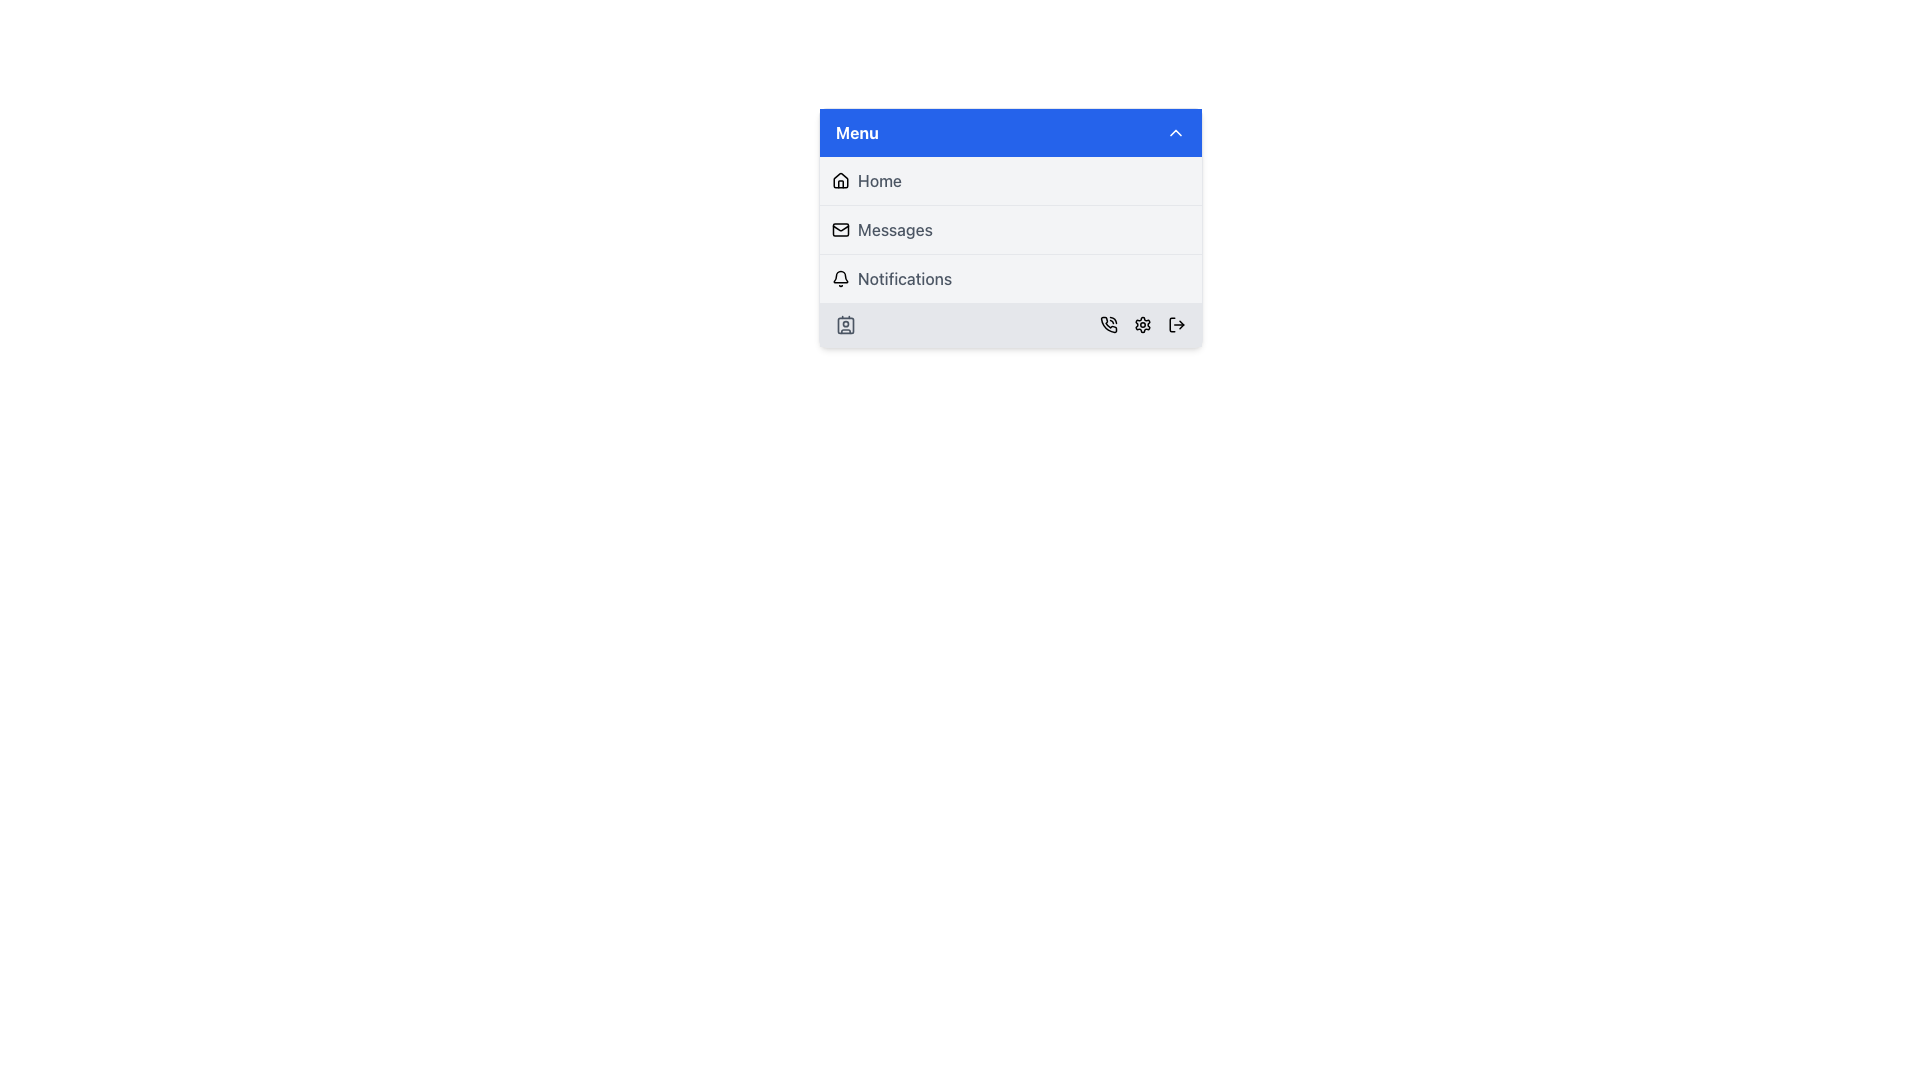 Image resolution: width=1920 pixels, height=1080 pixels. What do you see at coordinates (879, 181) in the screenshot?
I see `text label named 'Home' that indicates a navigation option in the application` at bounding box center [879, 181].